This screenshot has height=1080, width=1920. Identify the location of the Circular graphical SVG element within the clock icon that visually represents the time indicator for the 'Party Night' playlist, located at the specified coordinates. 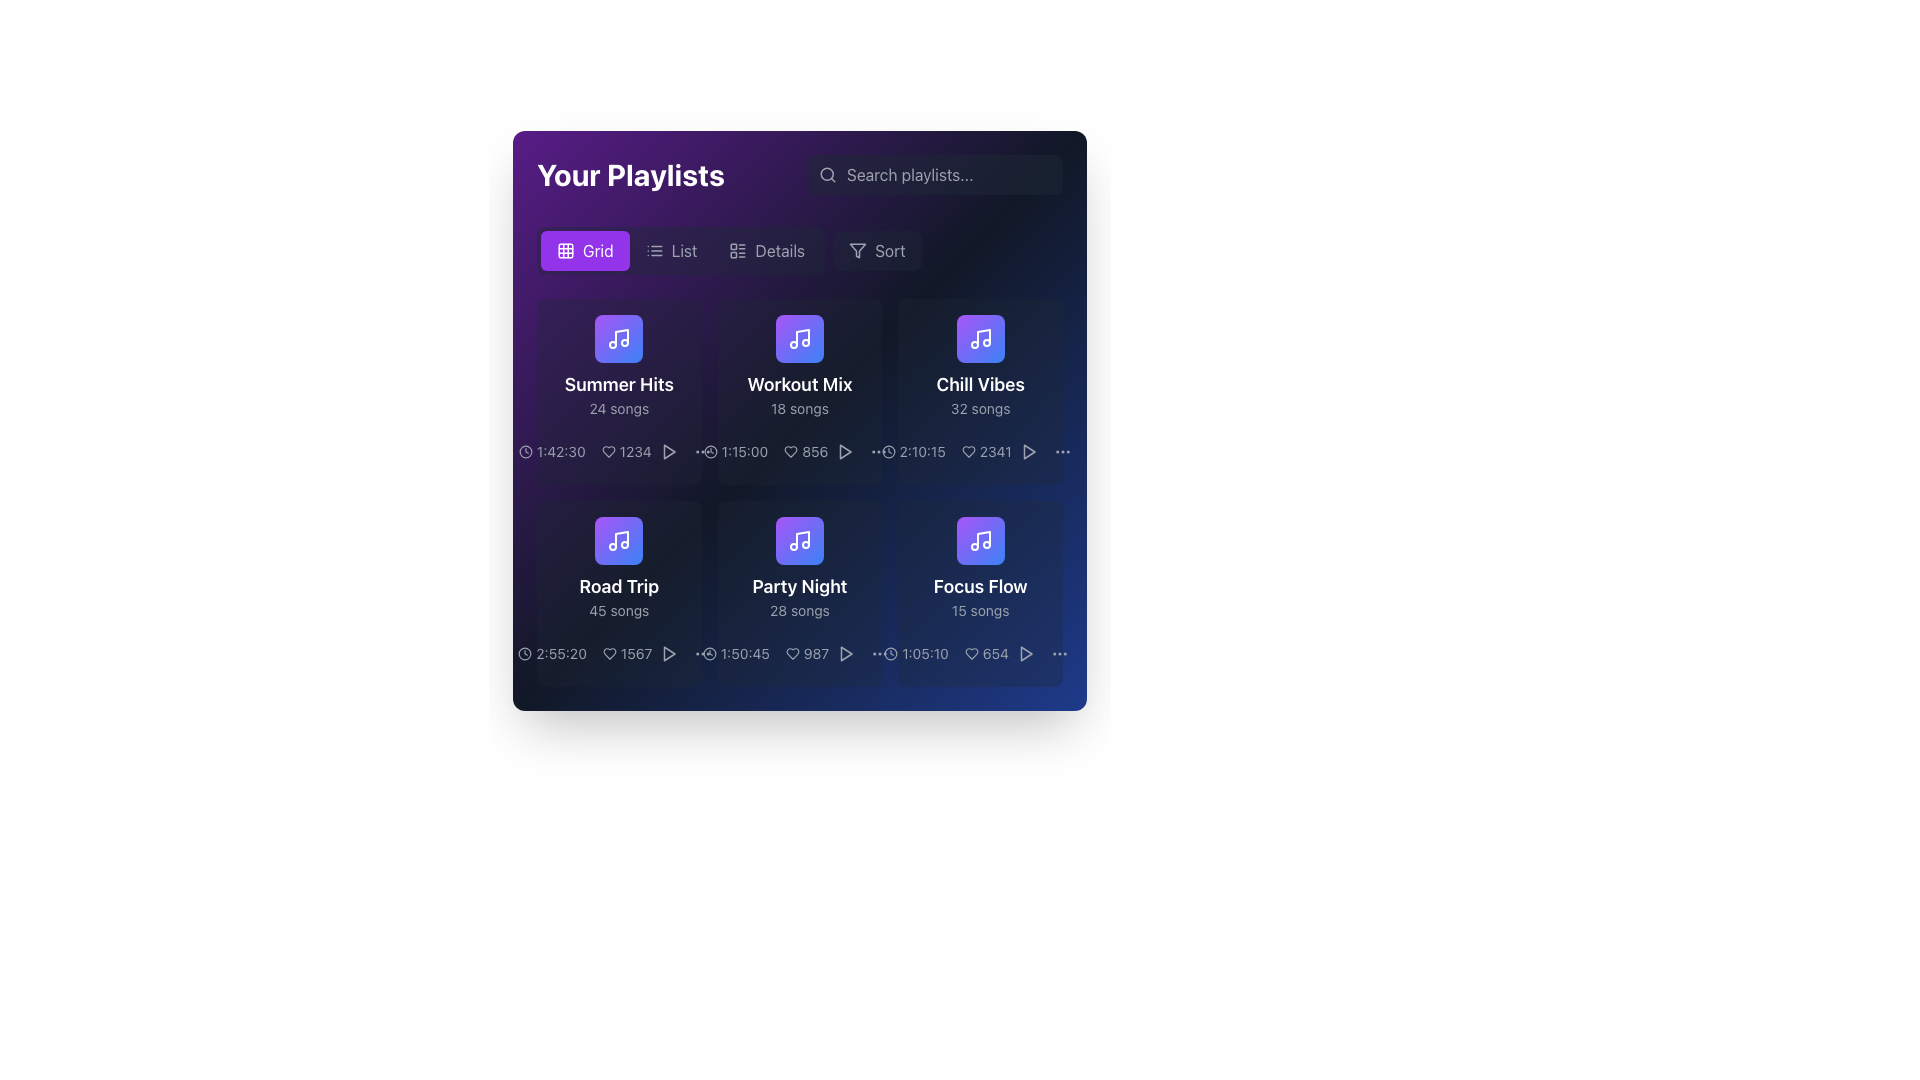
(709, 654).